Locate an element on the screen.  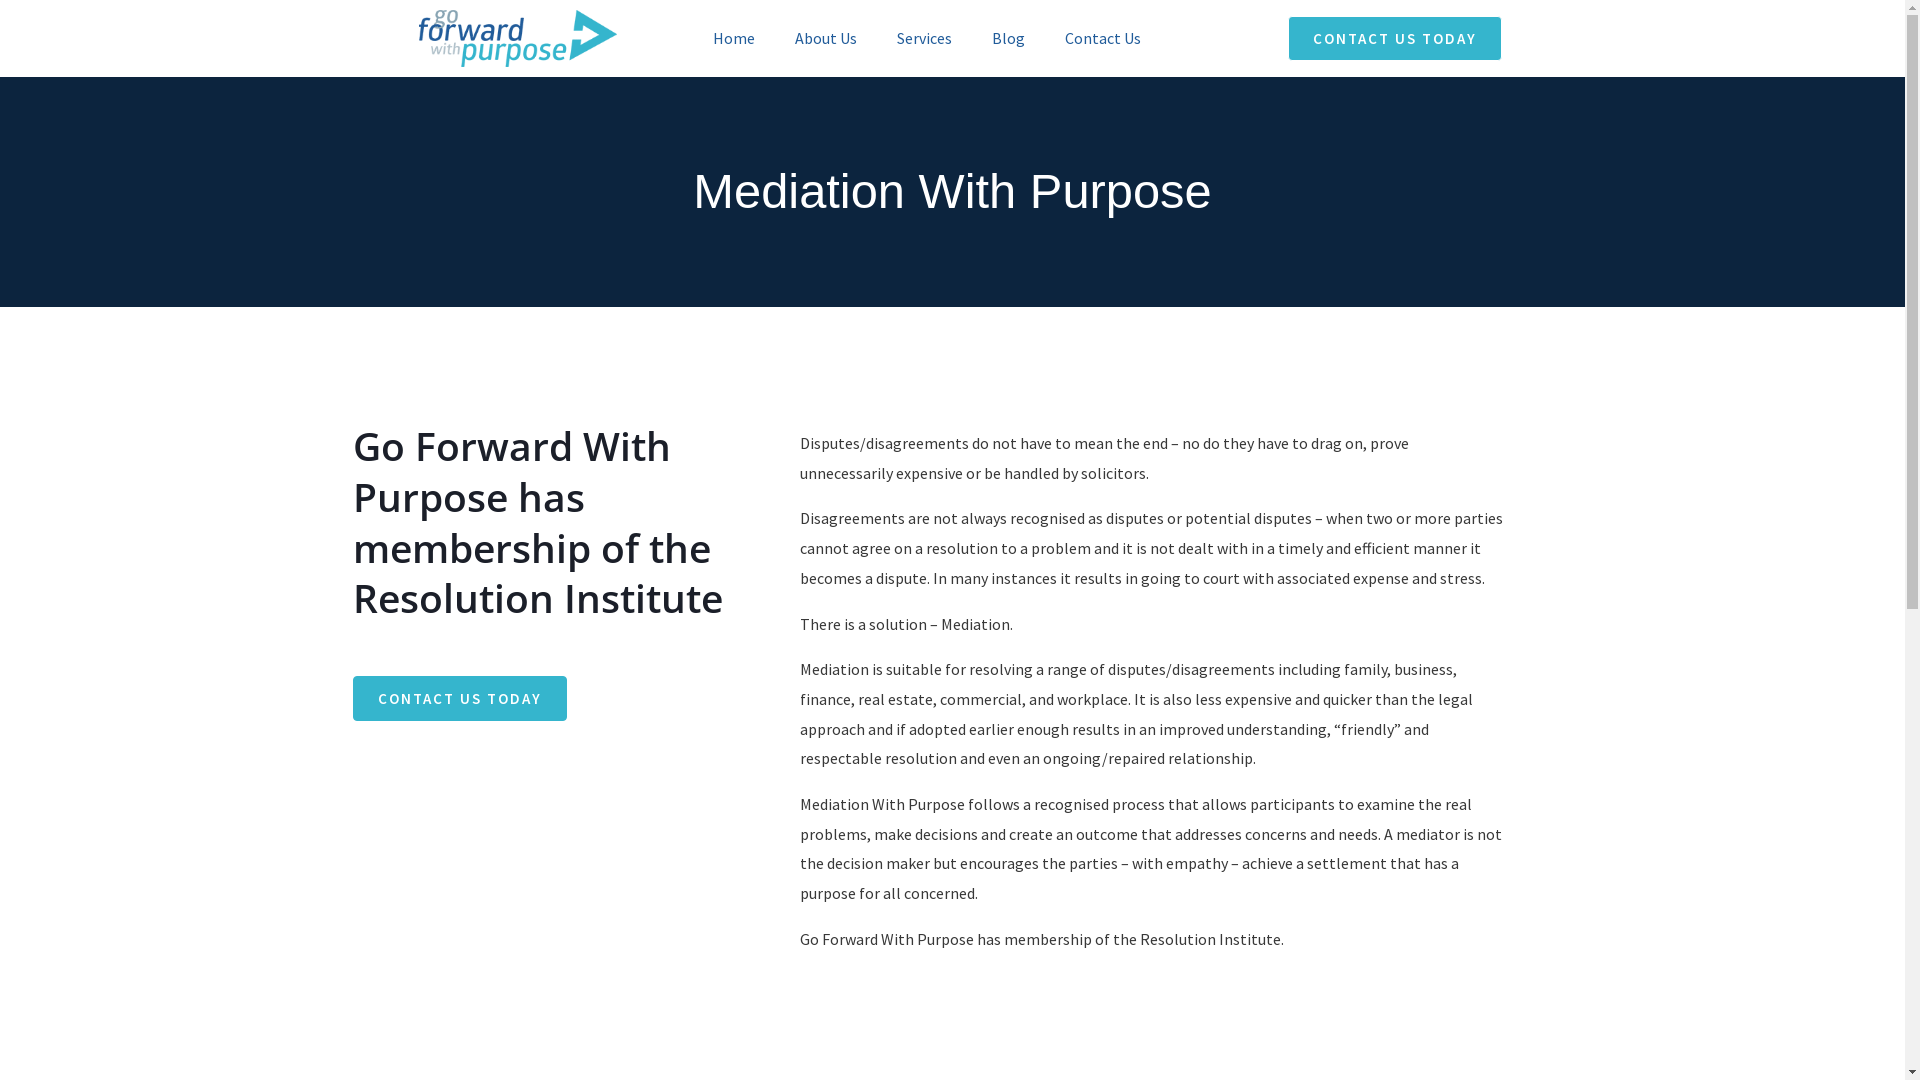
'Contact Us' is located at coordinates (1102, 38).